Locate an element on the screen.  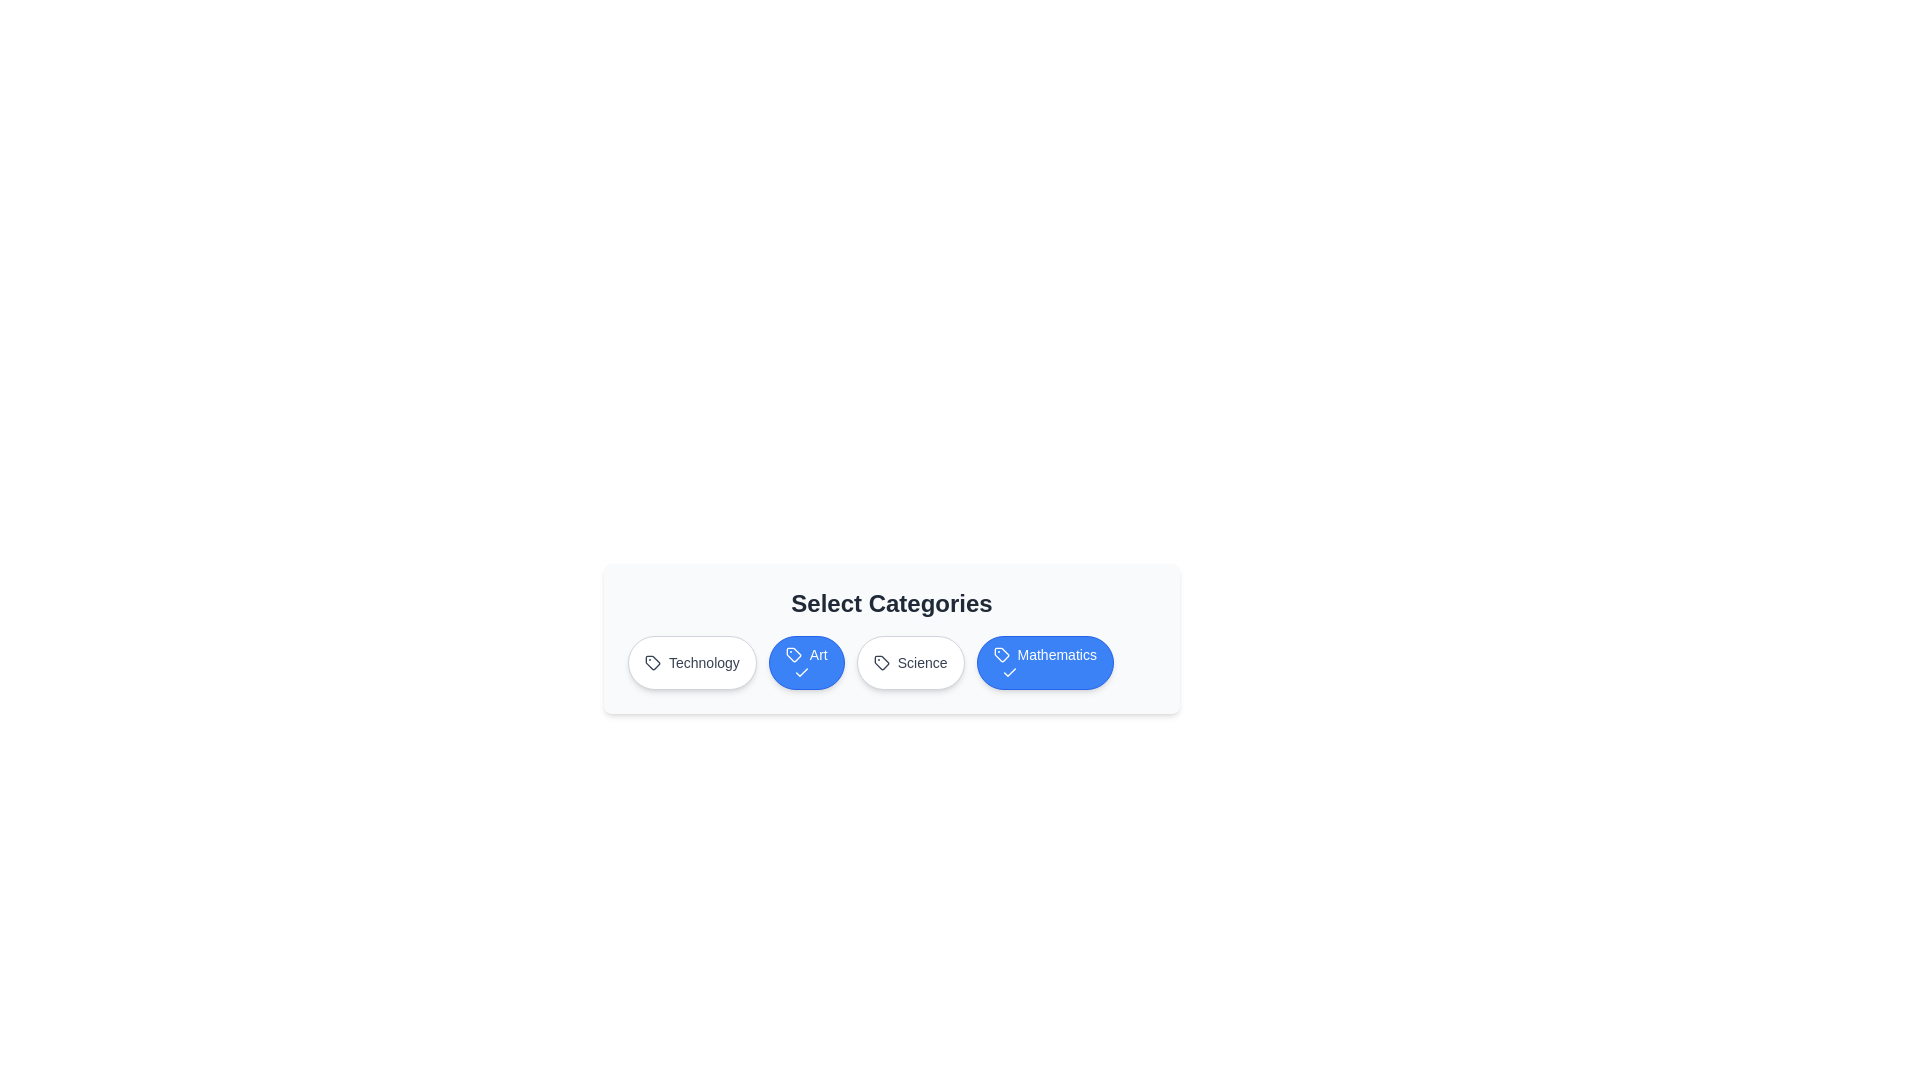
the Science button is located at coordinates (909, 663).